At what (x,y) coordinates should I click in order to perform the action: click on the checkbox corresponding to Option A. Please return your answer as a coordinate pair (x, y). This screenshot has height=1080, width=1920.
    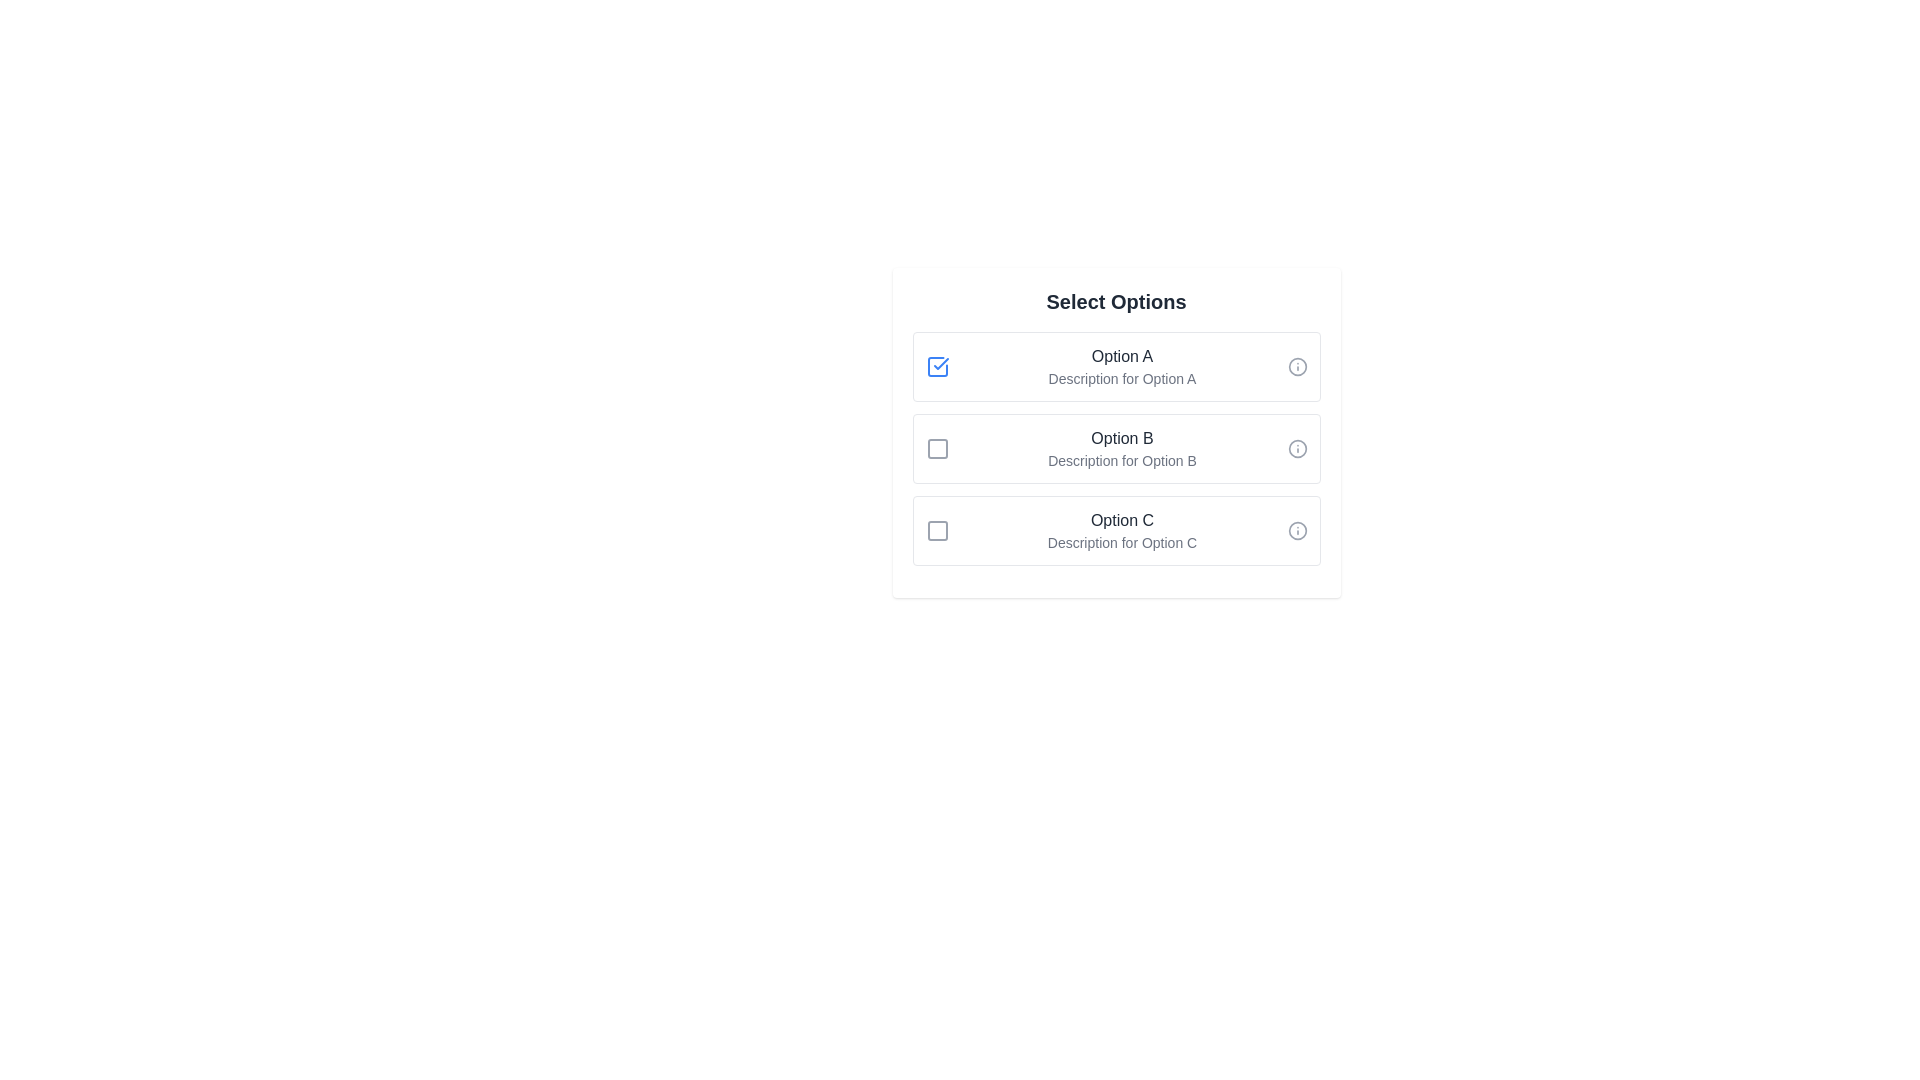
    Looking at the image, I should click on (936, 366).